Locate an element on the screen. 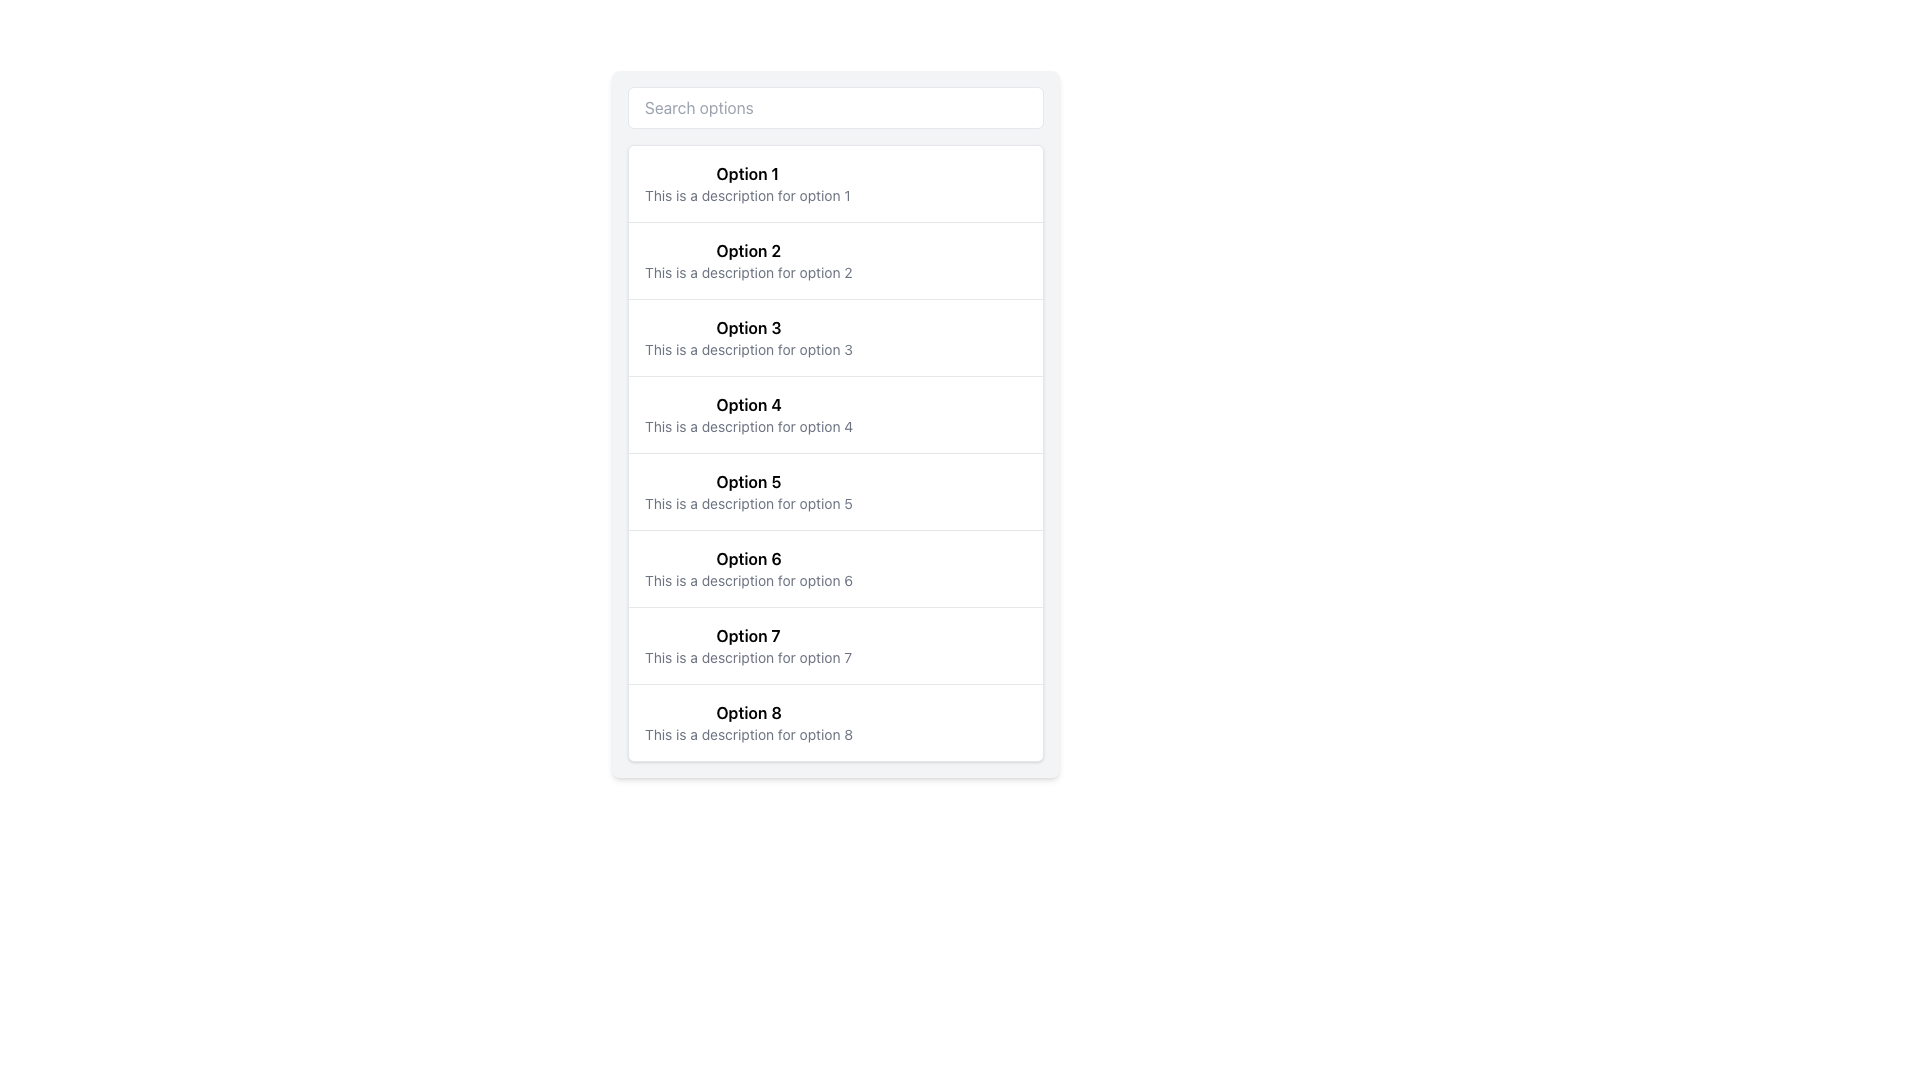 The height and width of the screenshot is (1080, 1920). the fourth item option in the list is located at coordinates (835, 412).